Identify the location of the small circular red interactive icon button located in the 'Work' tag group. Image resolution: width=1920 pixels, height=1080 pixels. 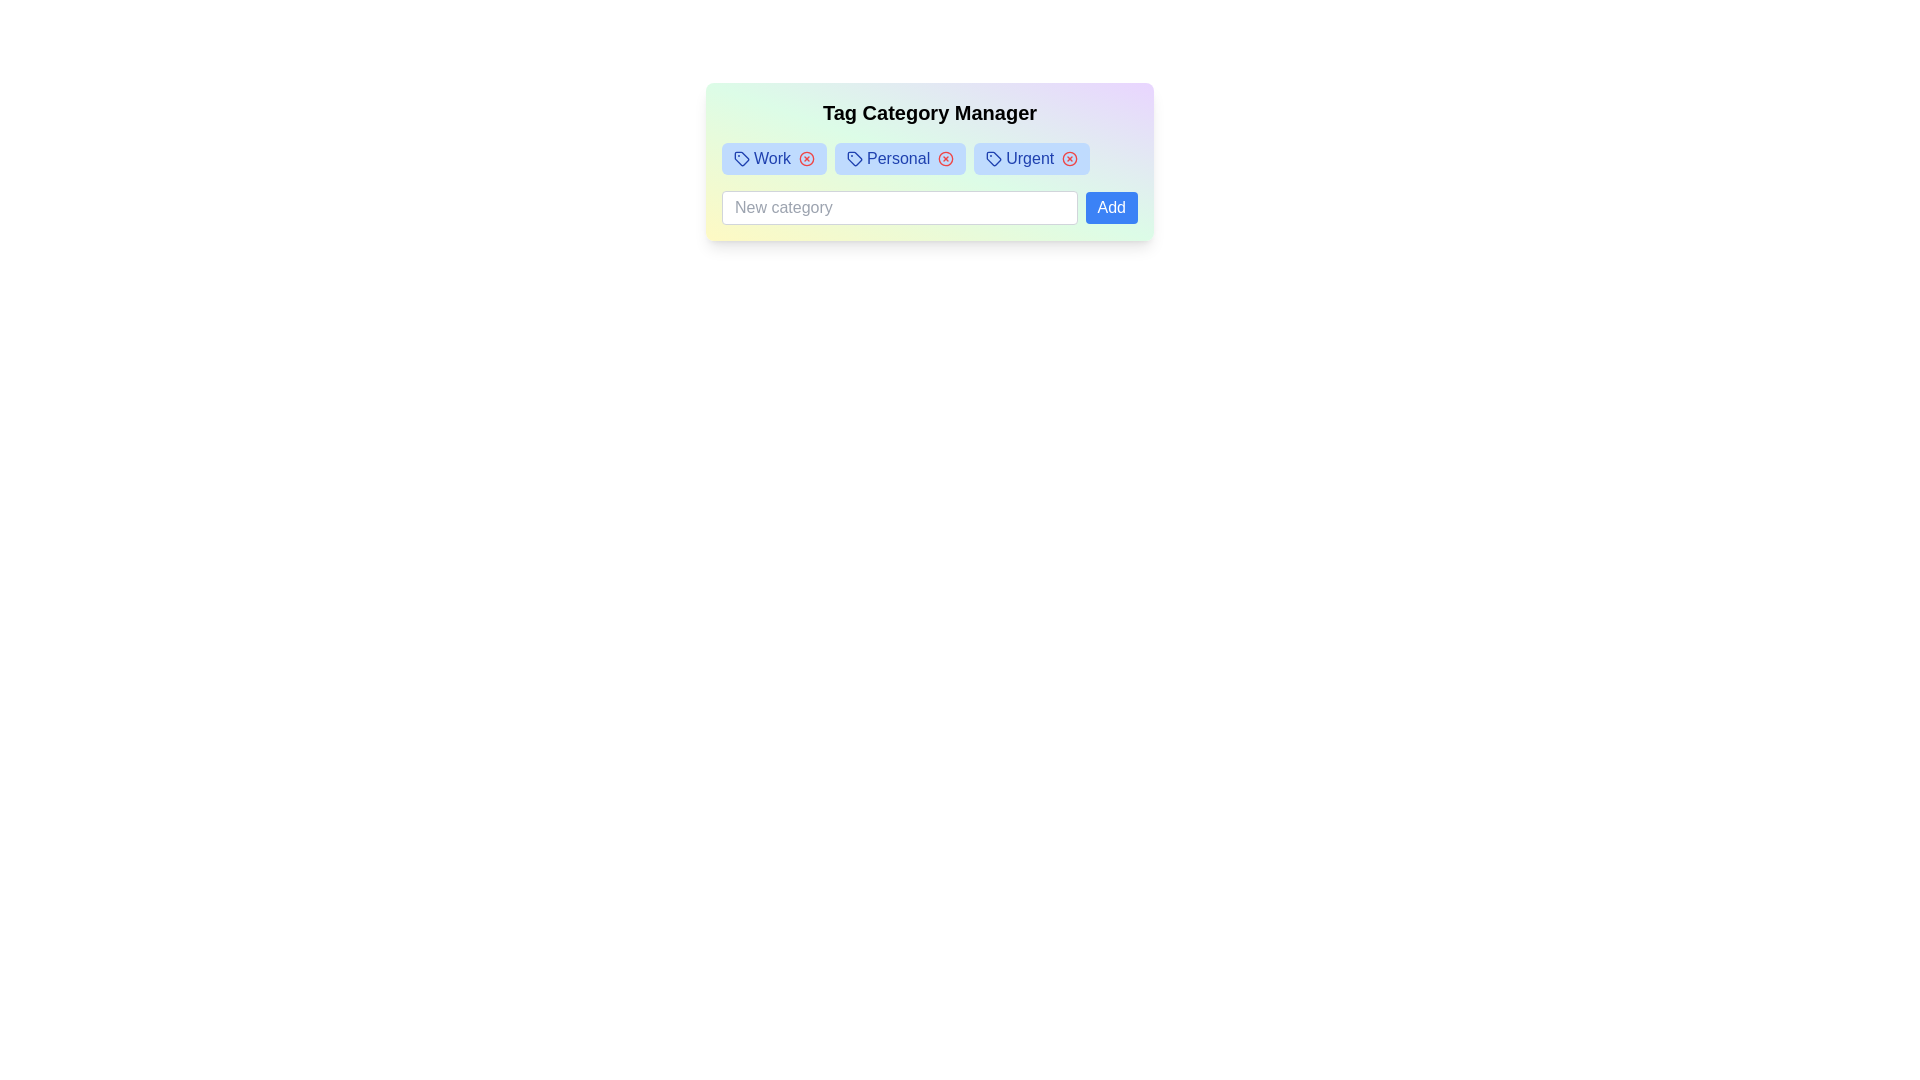
(806, 157).